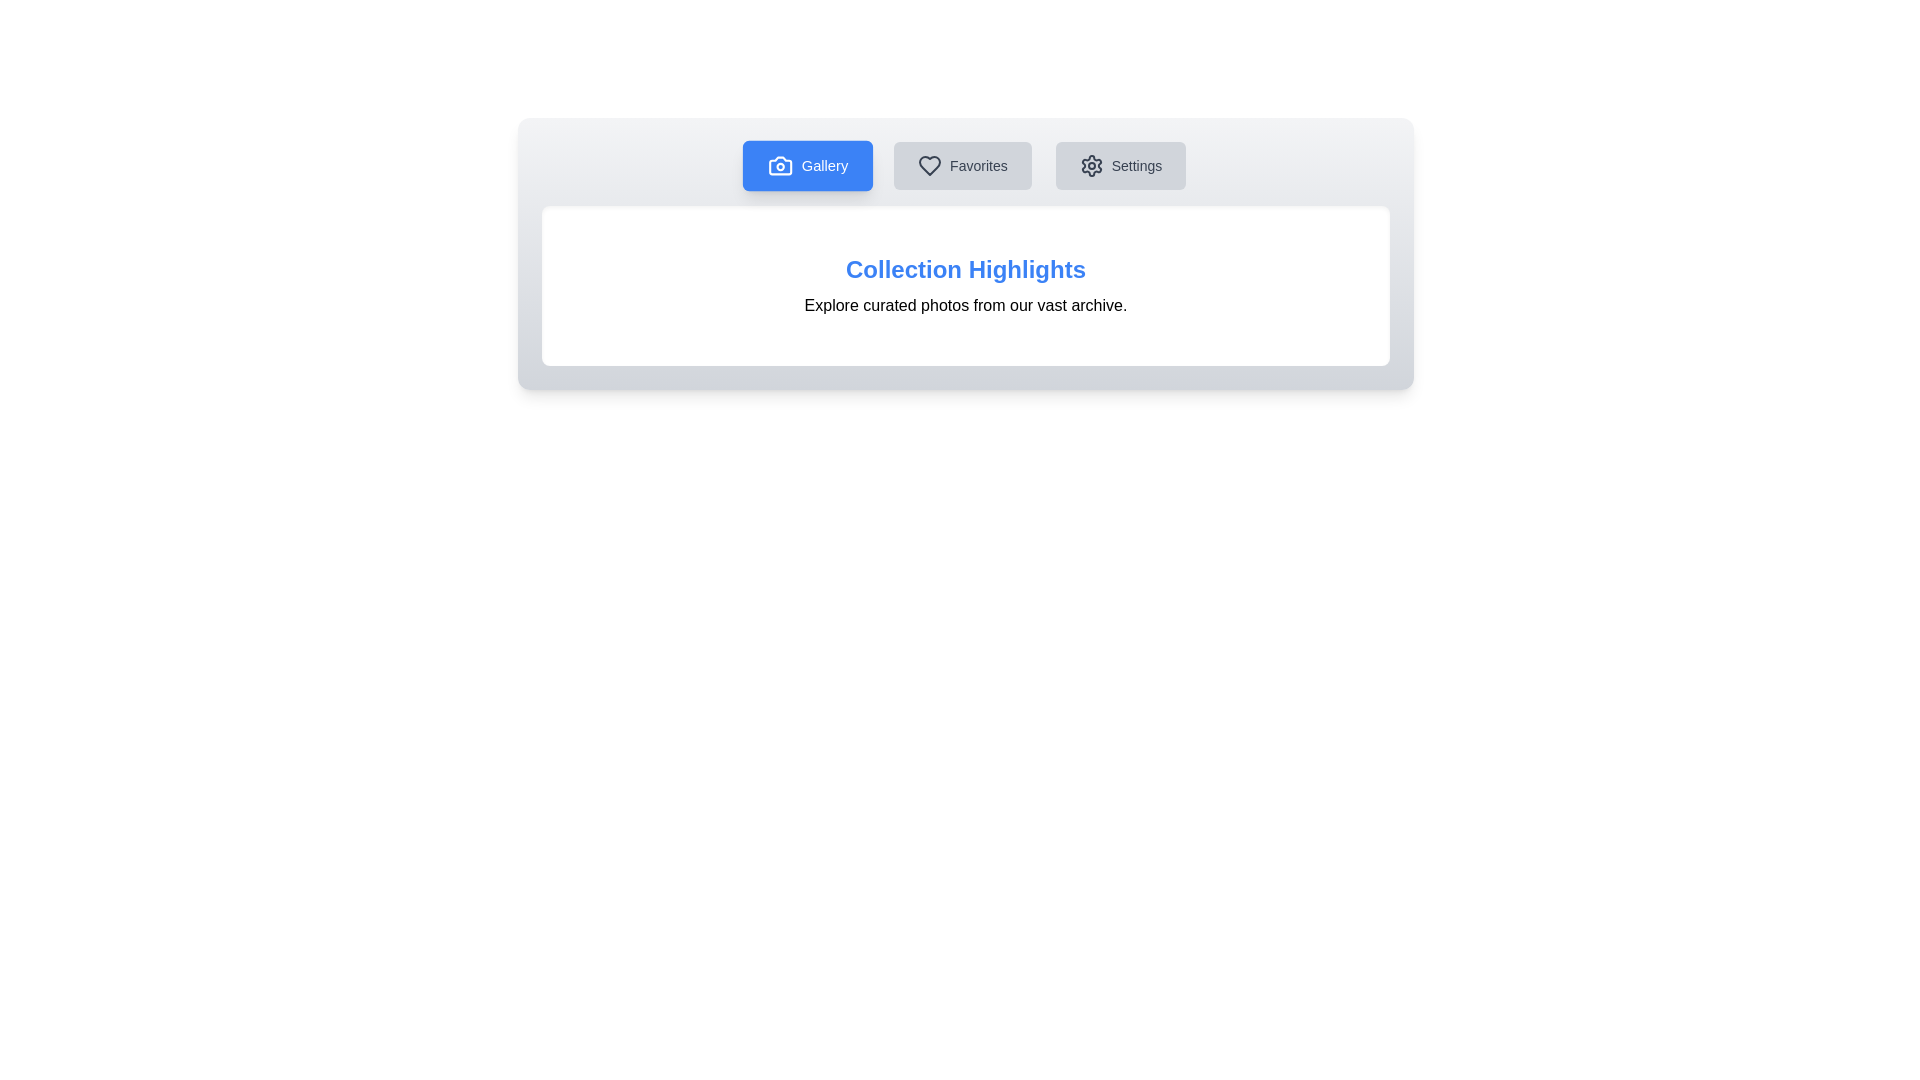  What do you see at coordinates (806, 164) in the screenshot?
I see `the Gallery tab` at bounding box center [806, 164].